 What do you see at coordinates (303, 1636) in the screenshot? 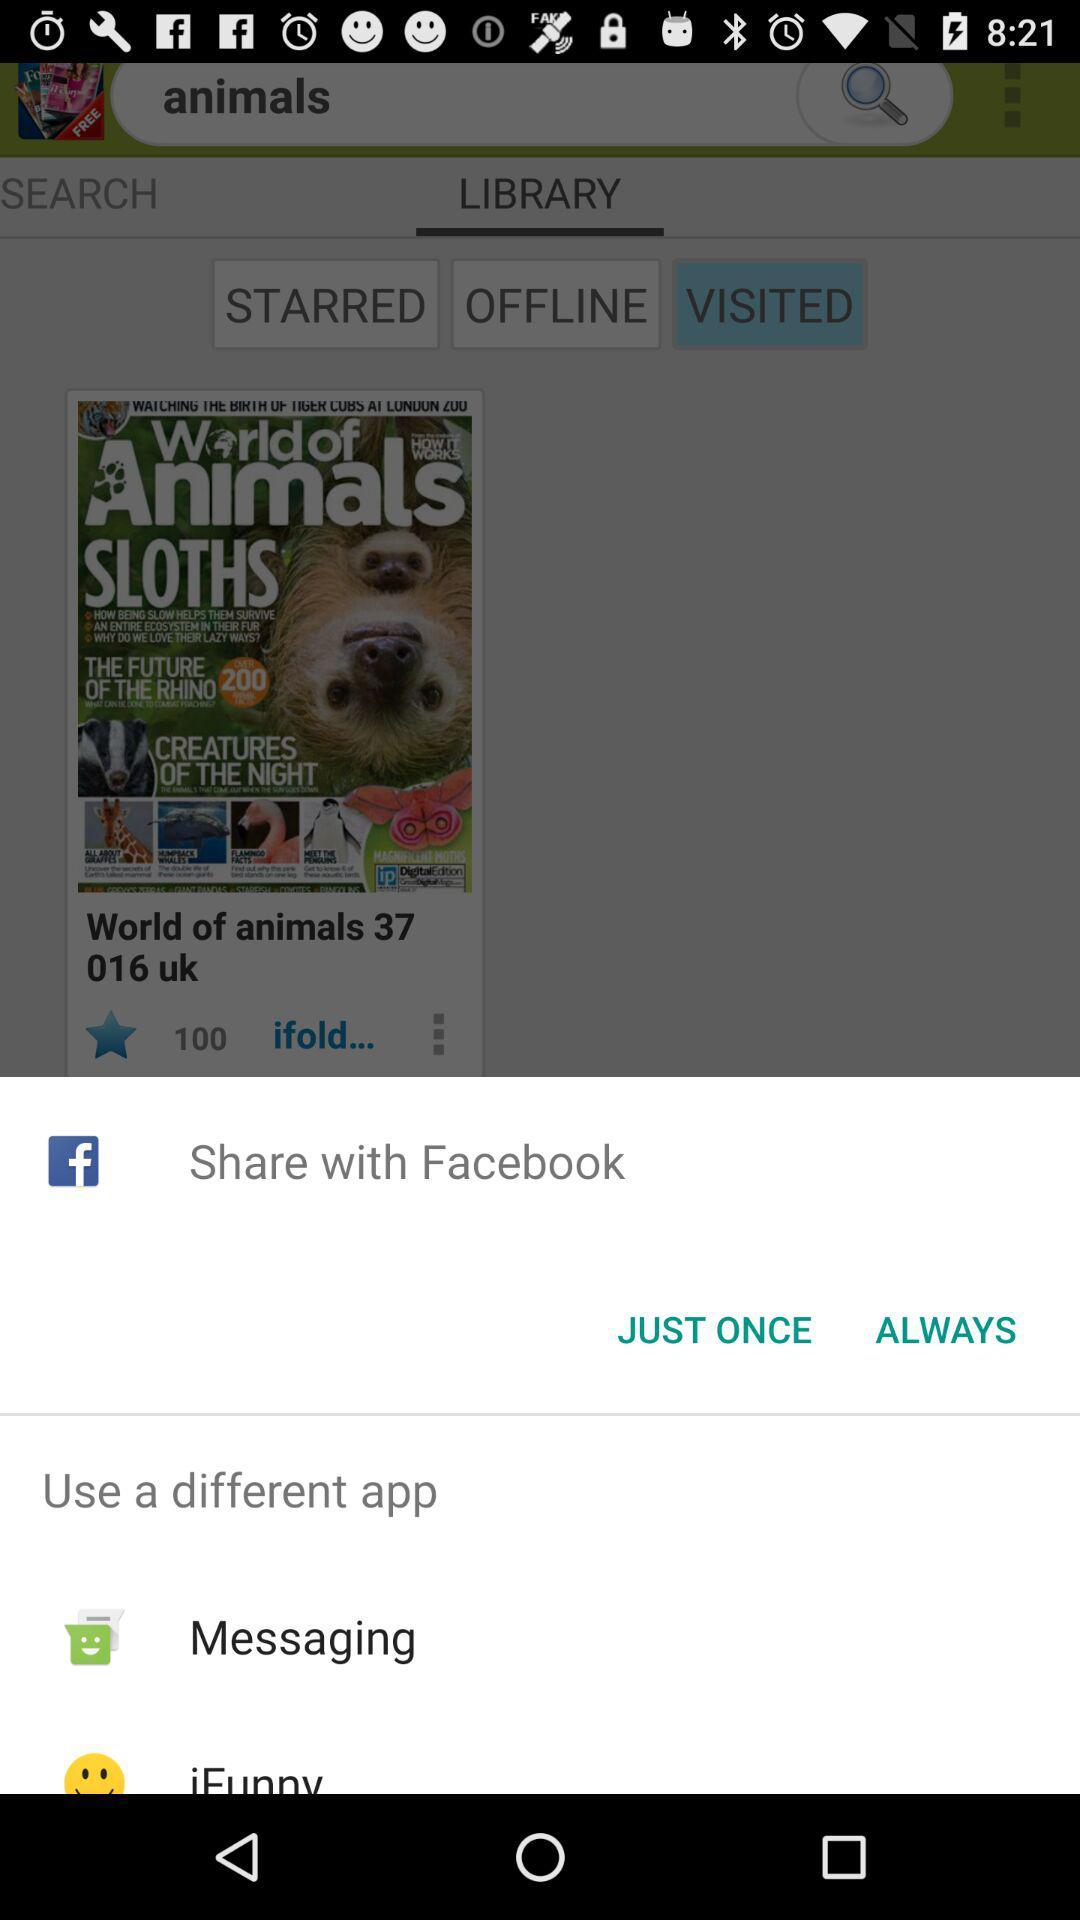
I see `item below the use a different app` at bounding box center [303, 1636].